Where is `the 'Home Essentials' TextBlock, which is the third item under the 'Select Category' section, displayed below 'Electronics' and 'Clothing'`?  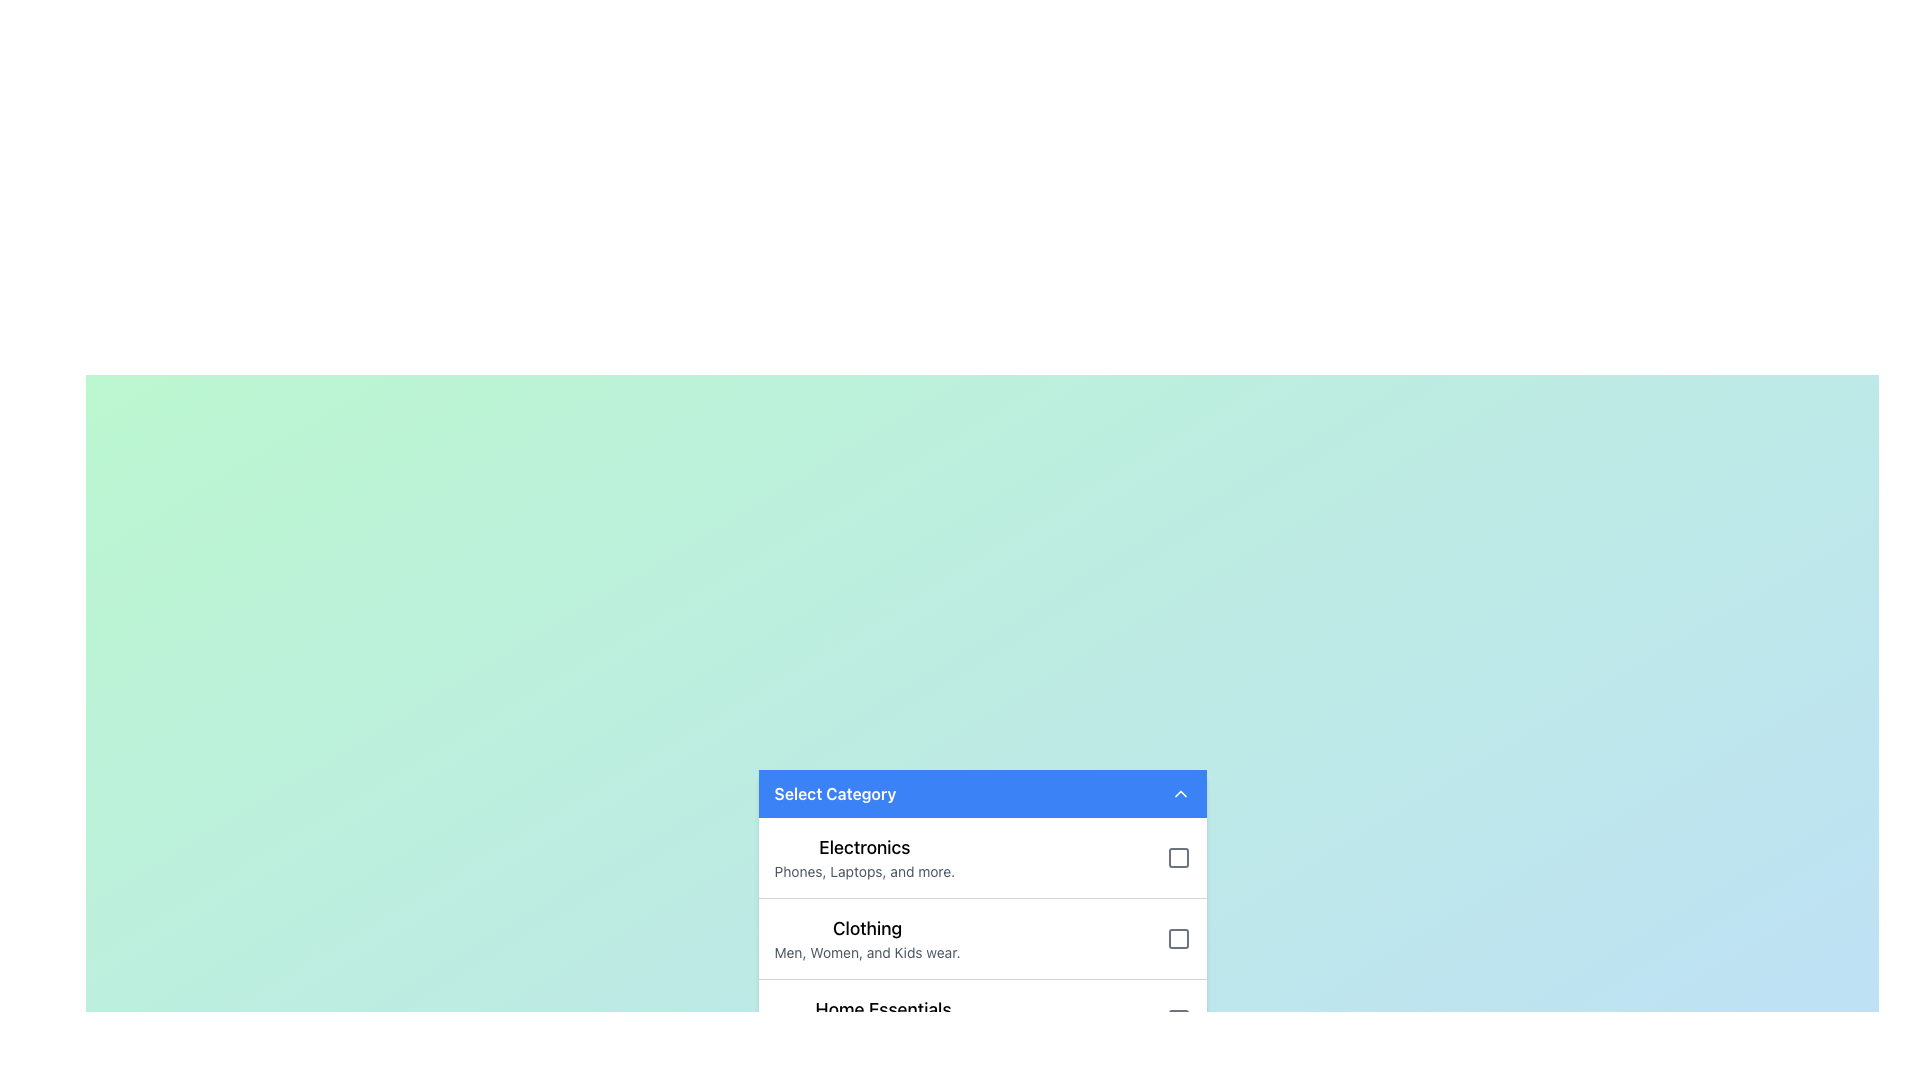 the 'Home Essentials' TextBlock, which is the third item under the 'Select Category' section, displayed below 'Electronics' and 'Clothing' is located at coordinates (882, 1019).